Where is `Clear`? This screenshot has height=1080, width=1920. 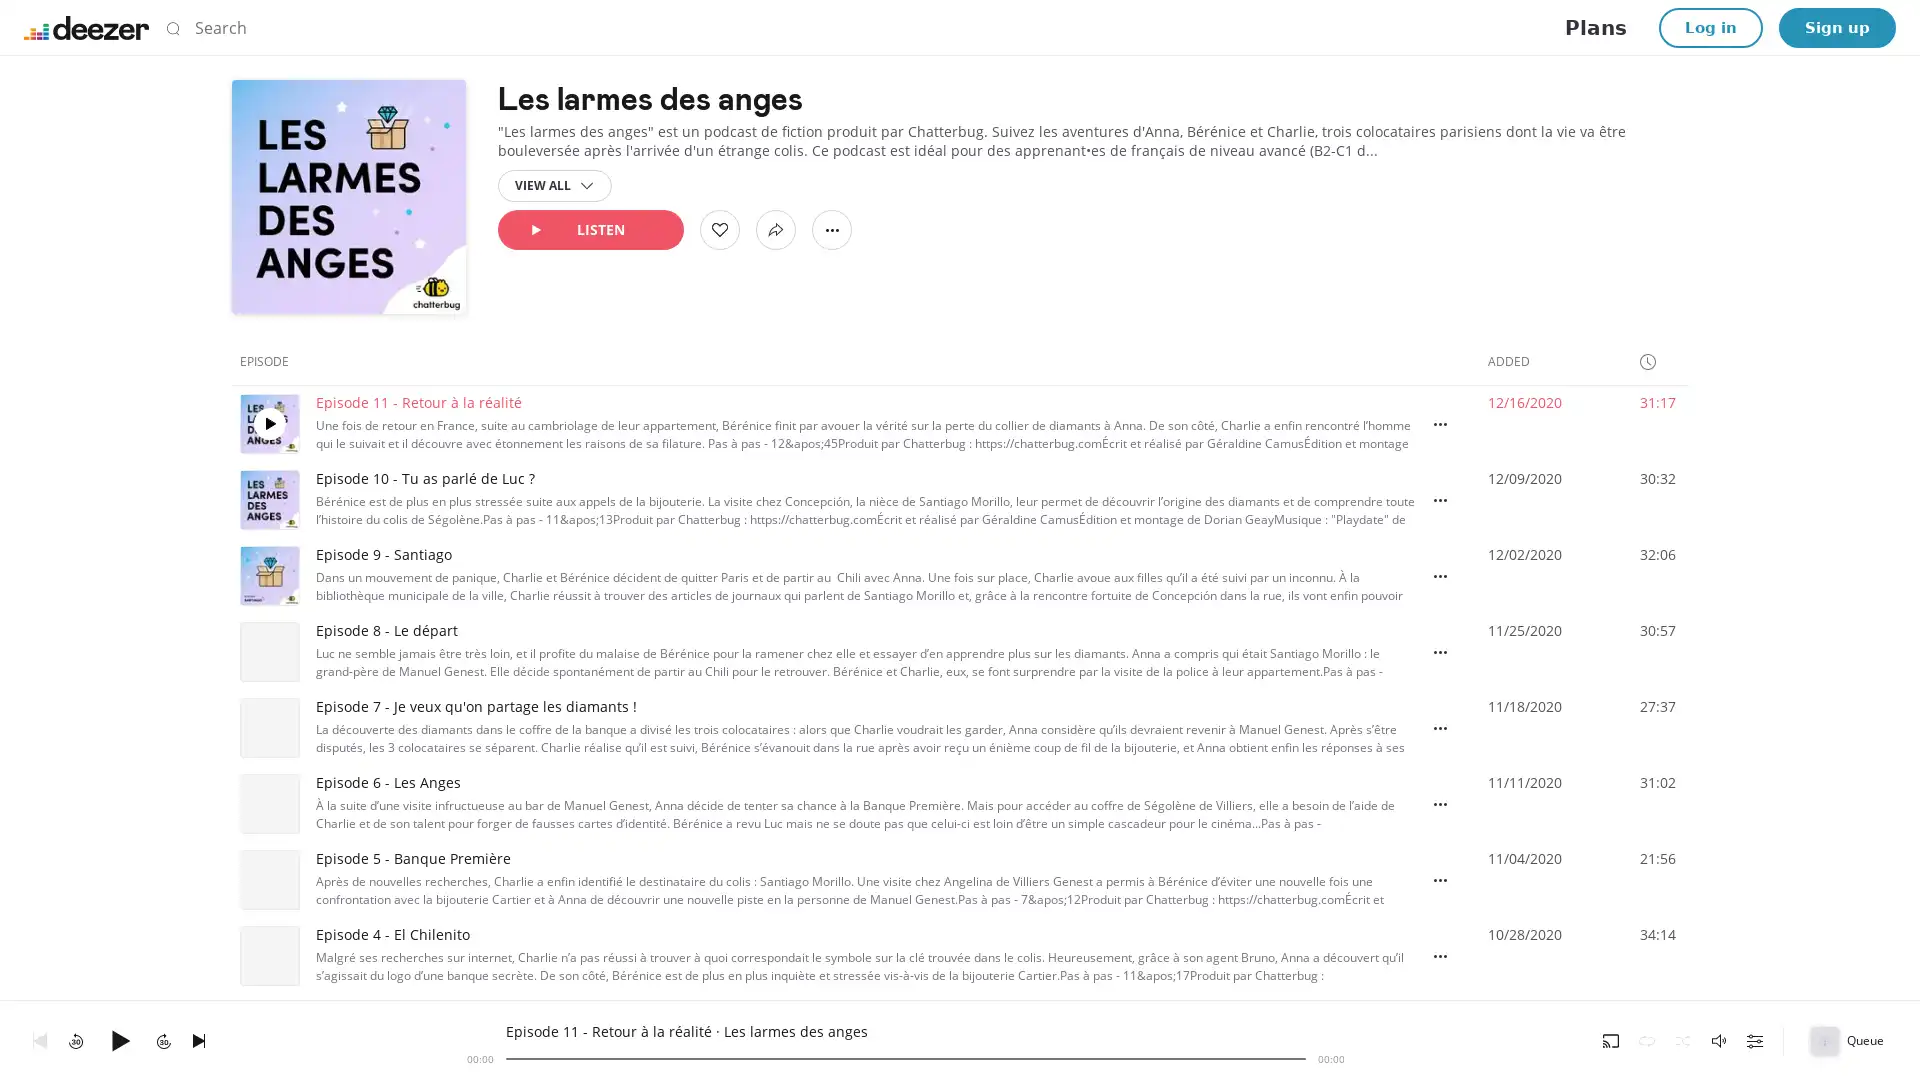
Clear is located at coordinates (1275, 27).